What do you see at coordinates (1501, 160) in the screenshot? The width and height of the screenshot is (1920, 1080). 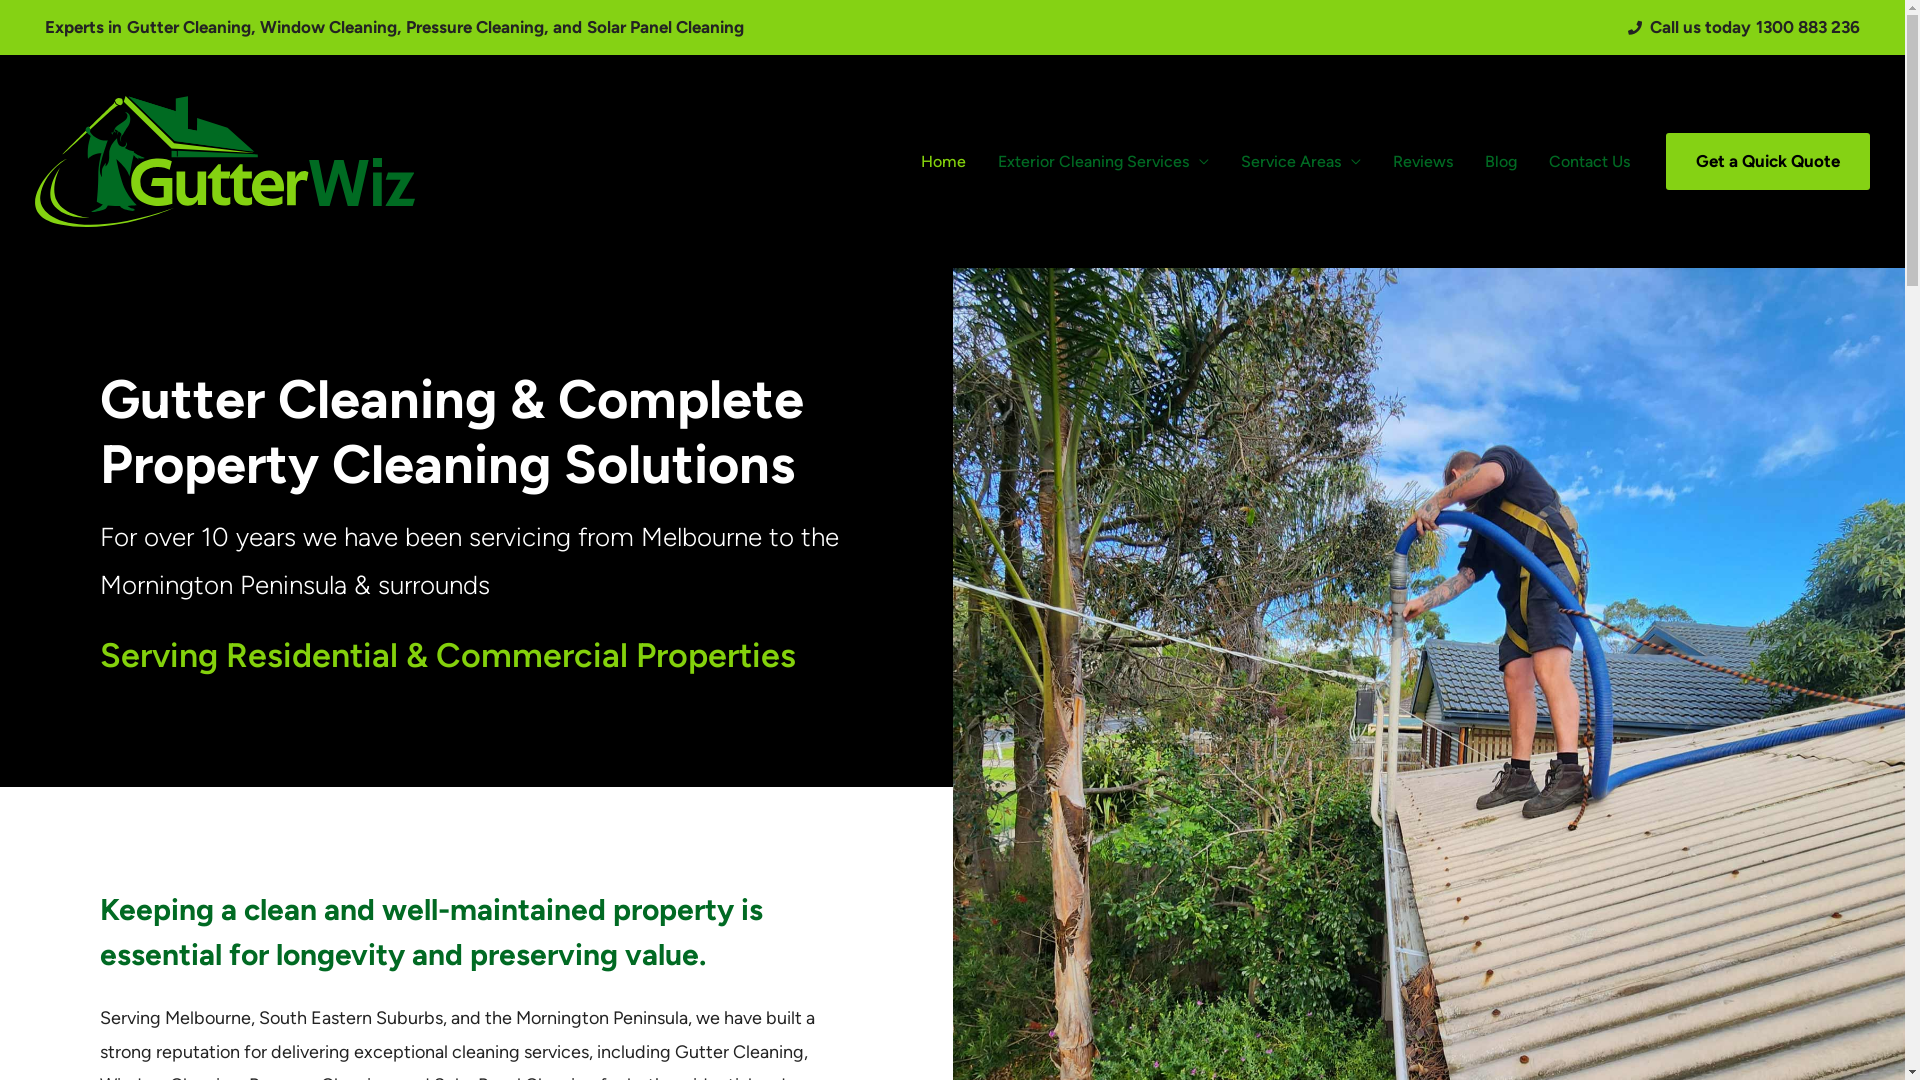 I see `'Blog'` at bounding box center [1501, 160].